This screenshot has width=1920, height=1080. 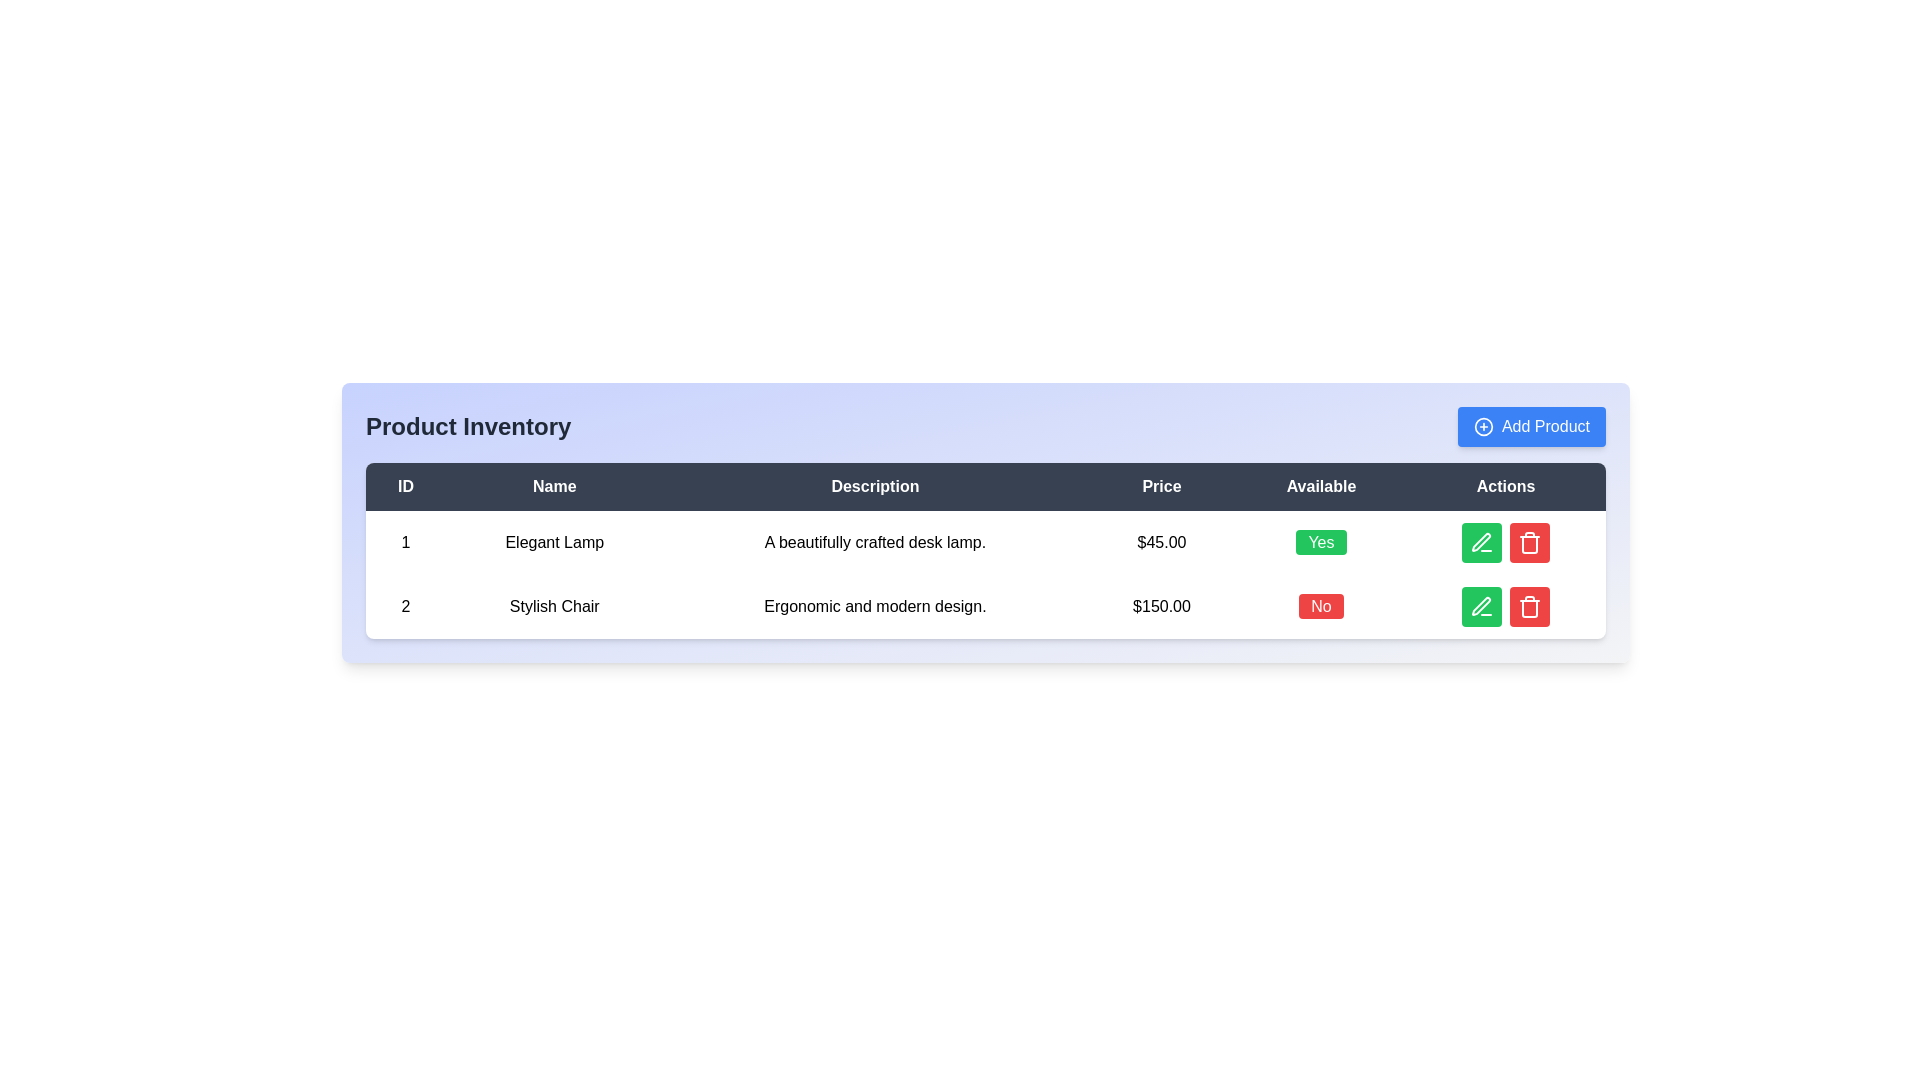 I want to click on the vibrant circular icon located in the top-right corner of the interface, adjacent to the 'Add Product' button, so click(x=1483, y=426).